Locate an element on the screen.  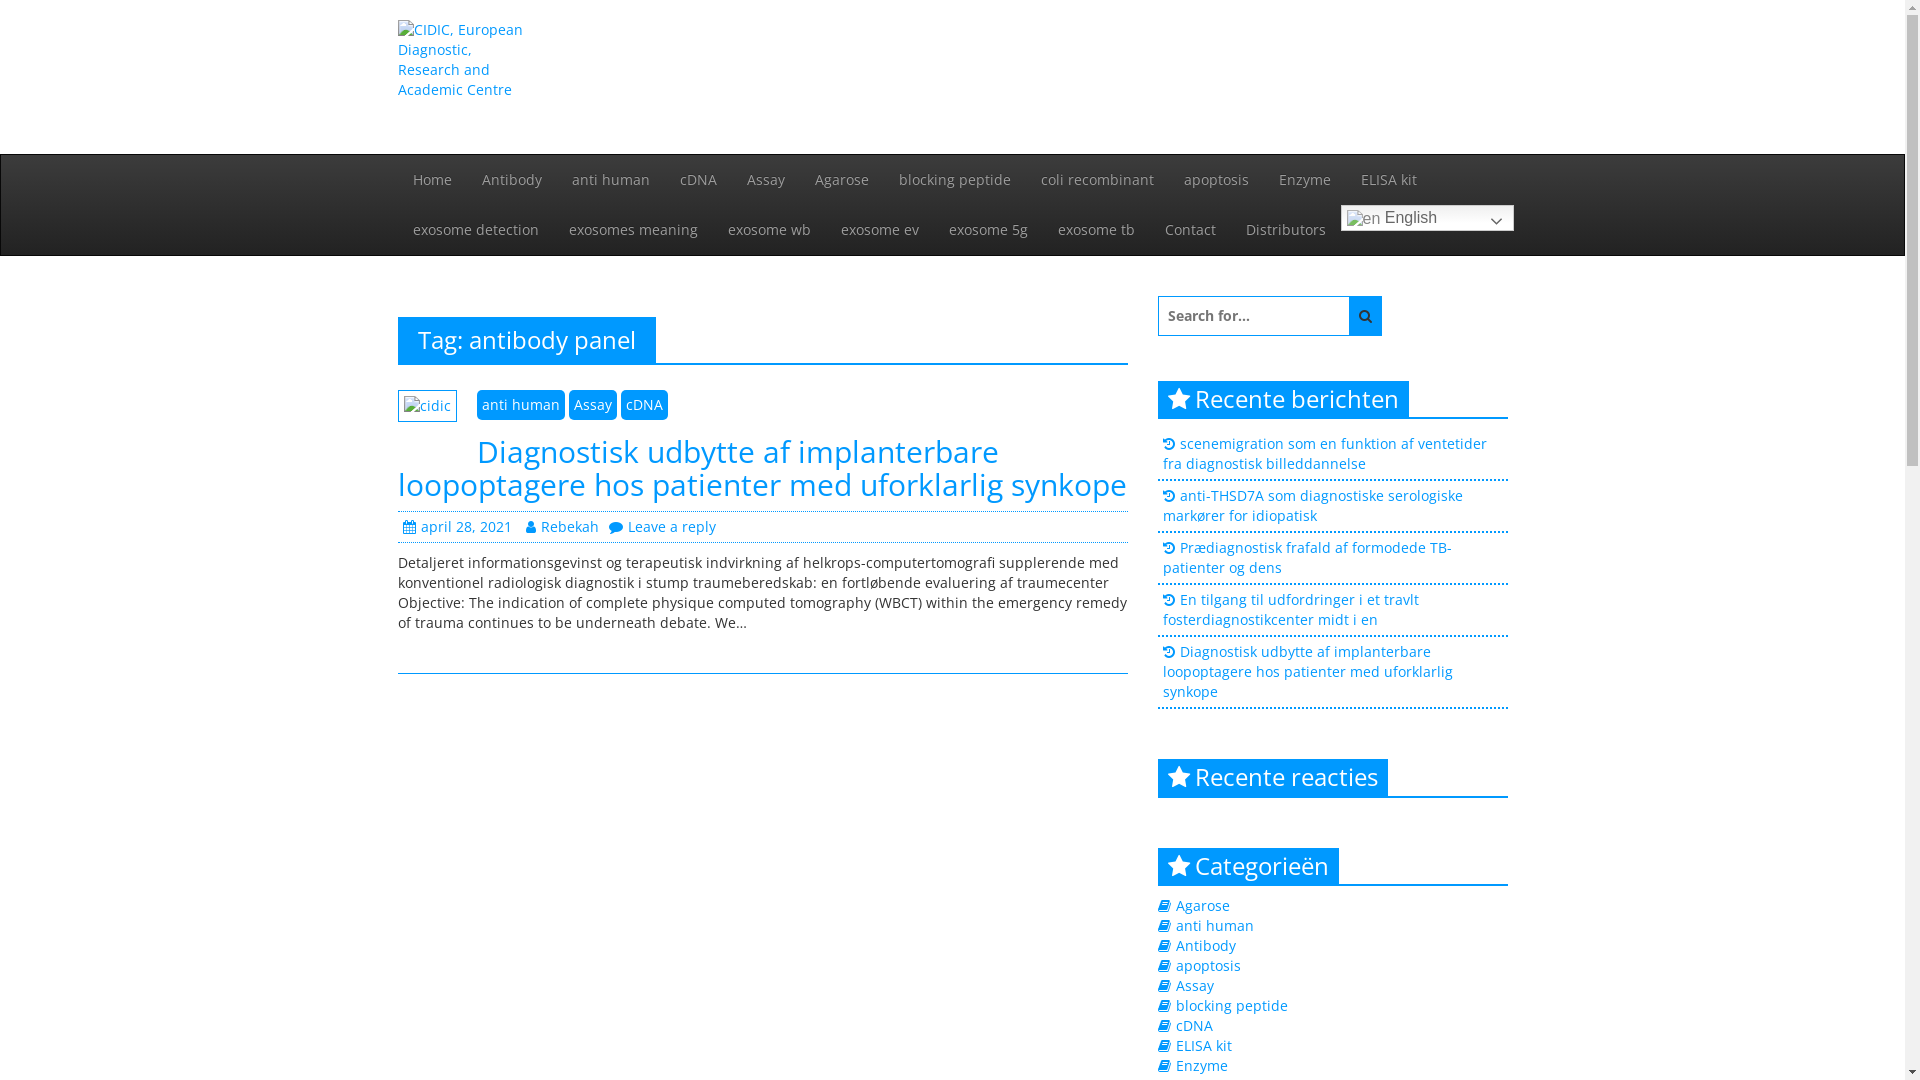
'apoptosis' is located at coordinates (1207, 964).